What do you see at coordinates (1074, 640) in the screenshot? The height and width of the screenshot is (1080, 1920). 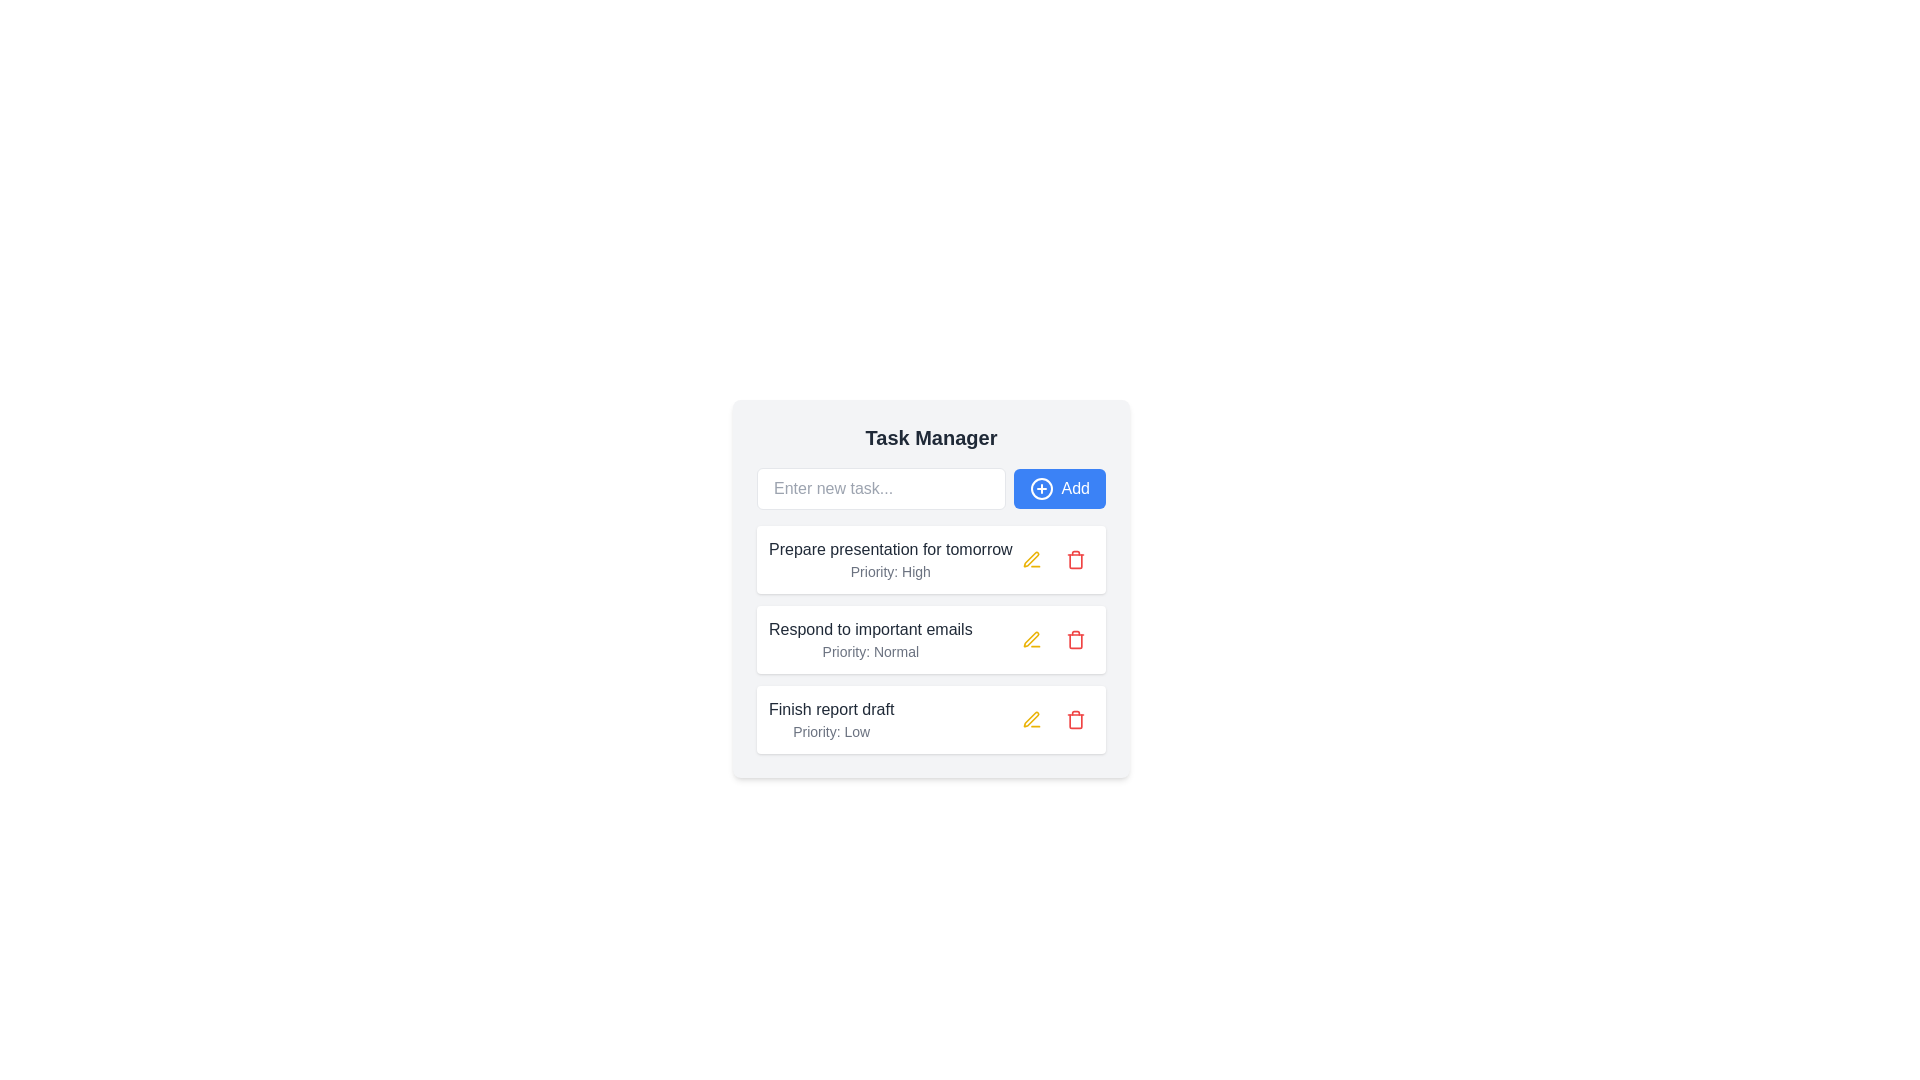 I see `the rounded rectangle outline of the trash bin in the SVG graphic, which represents the delete button in the task list` at bounding box center [1074, 640].